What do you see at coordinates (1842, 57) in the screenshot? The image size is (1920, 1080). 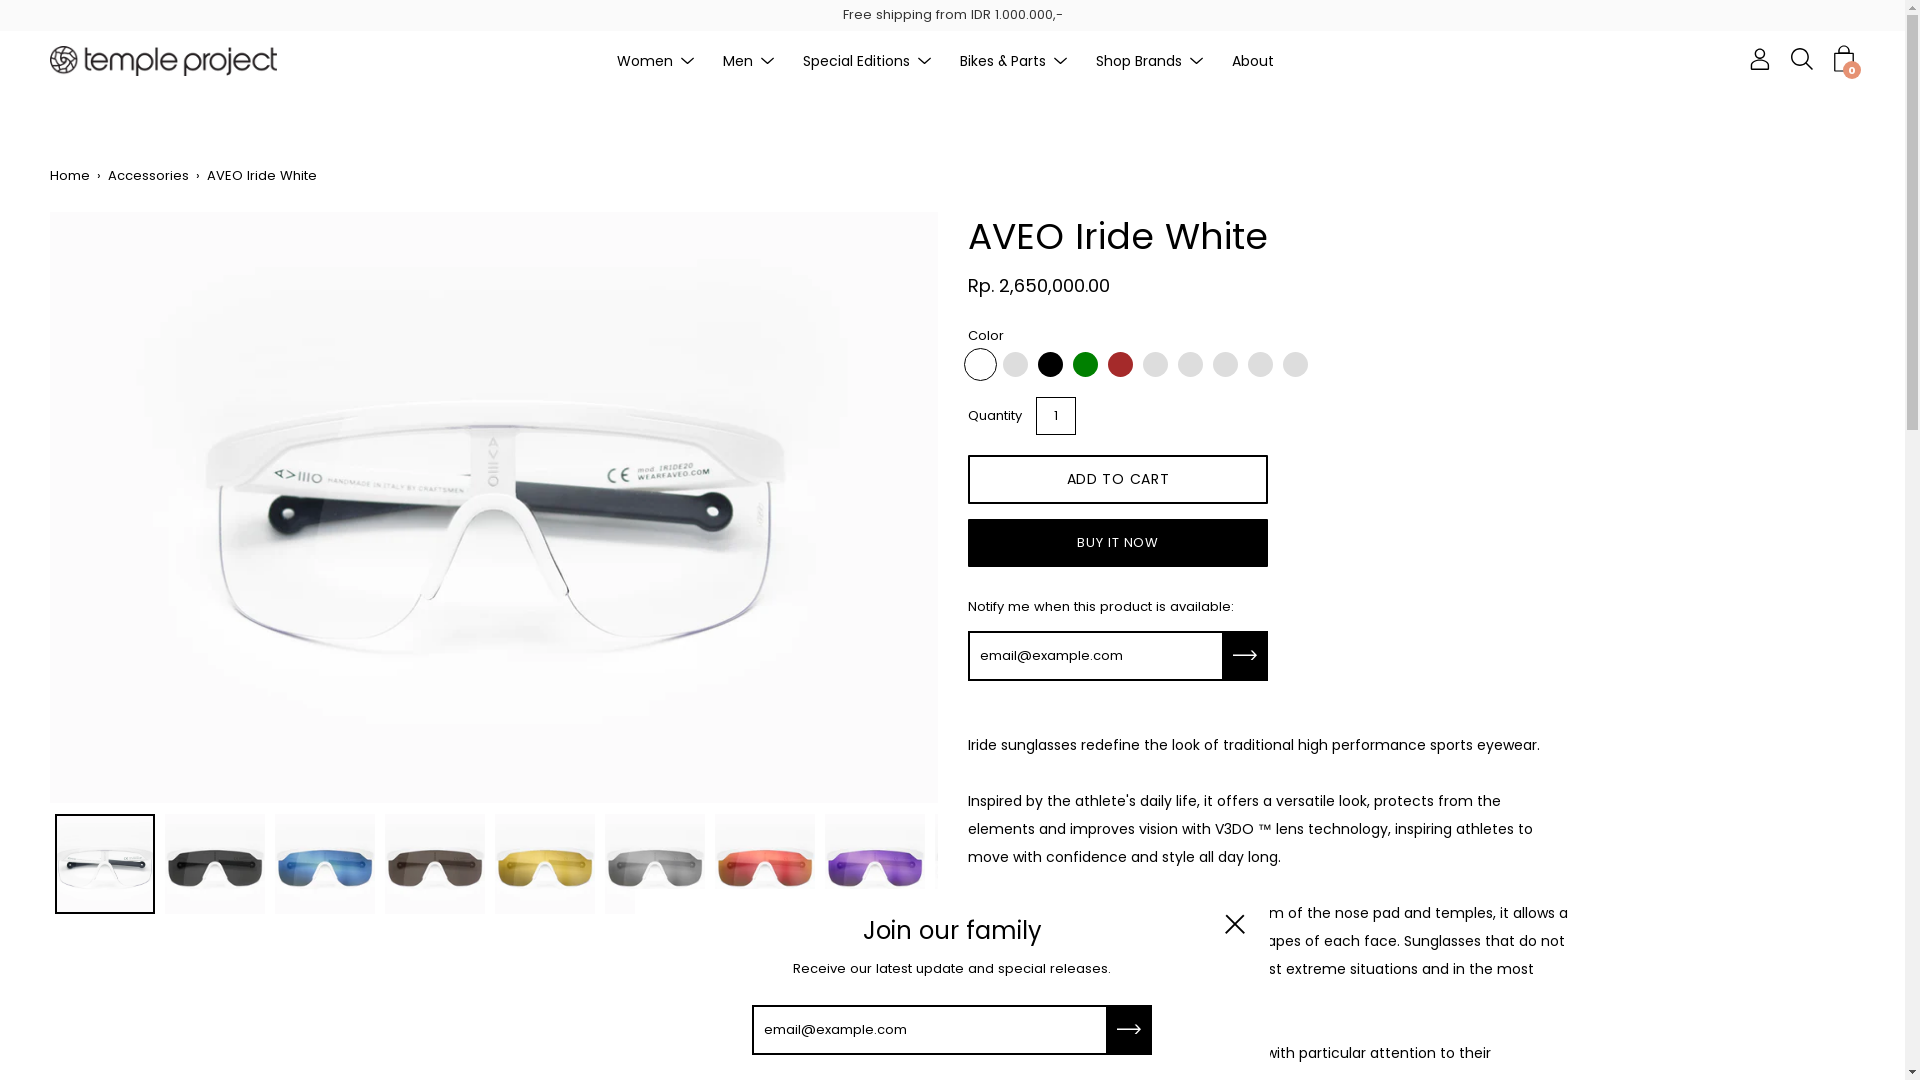 I see `'0'` at bounding box center [1842, 57].